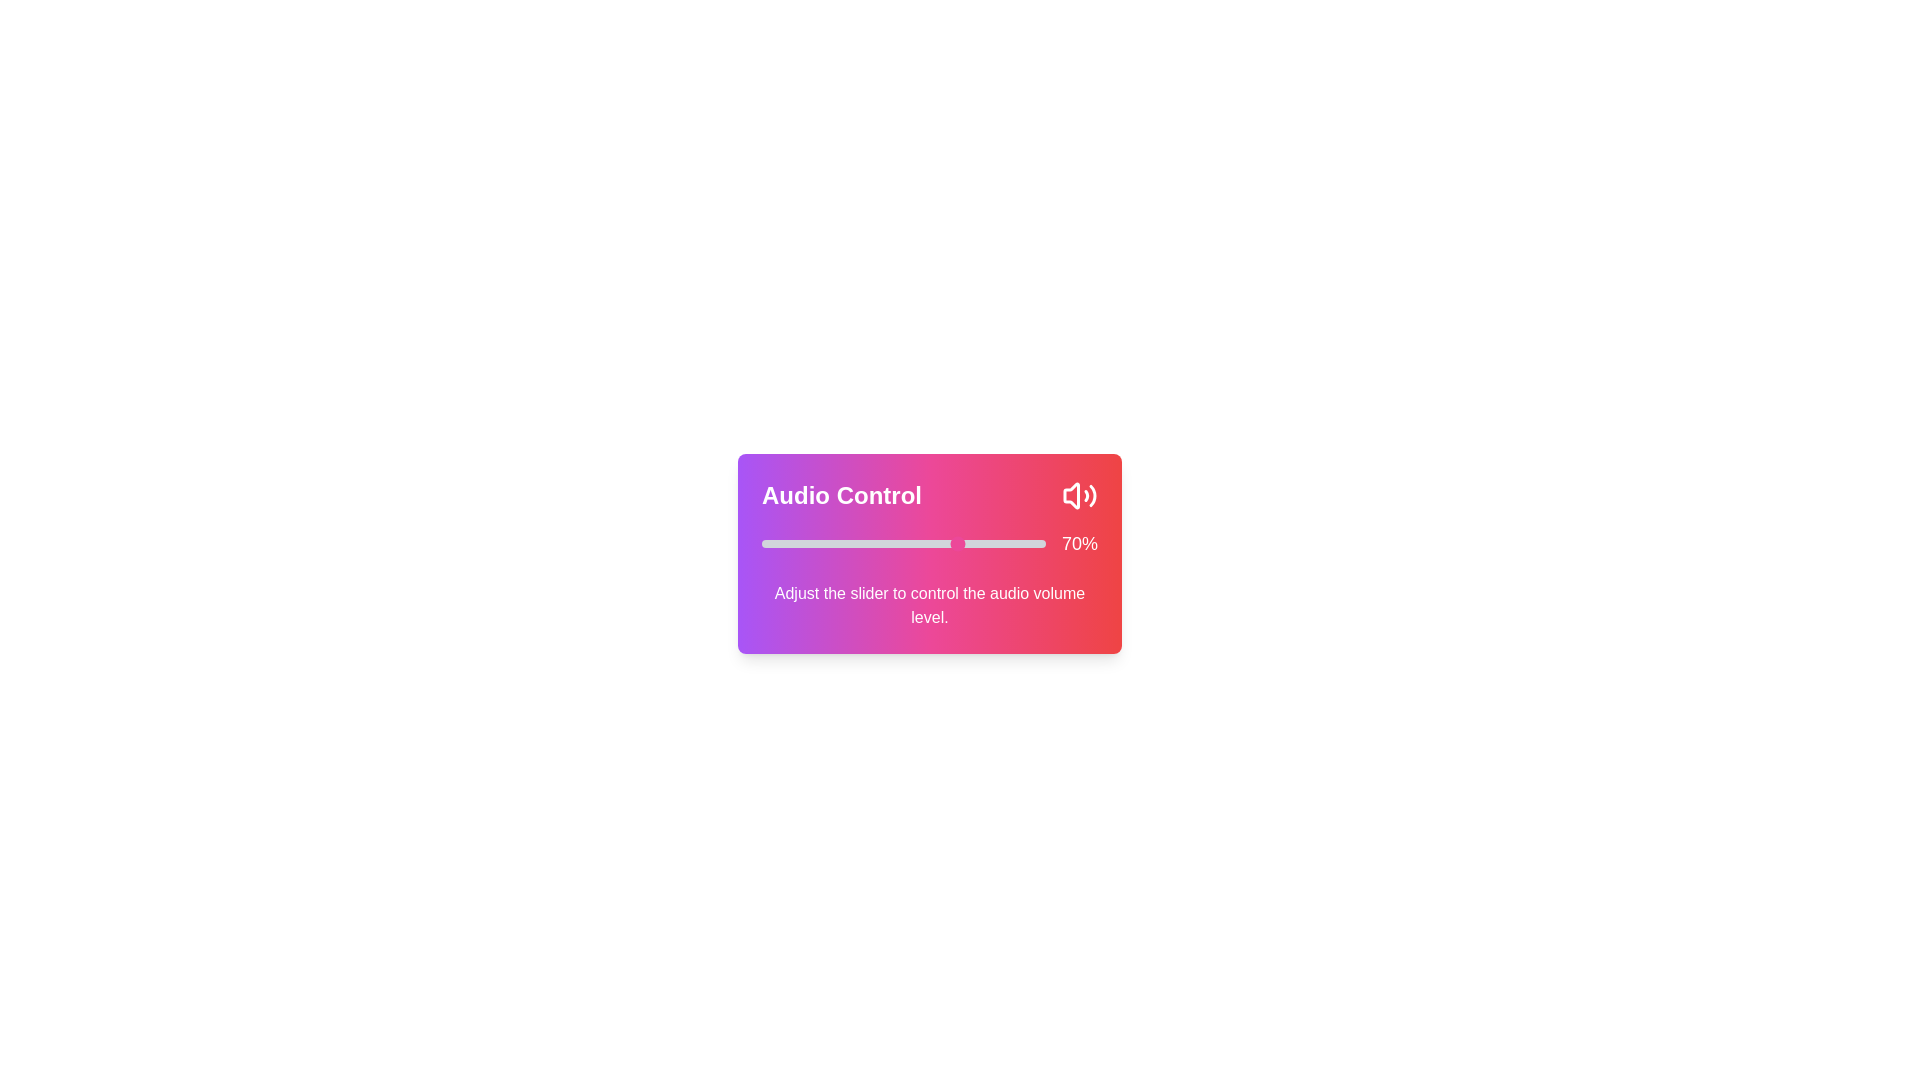 This screenshot has height=1080, width=1920. What do you see at coordinates (766, 543) in the screenshot?
I see `the volume slider to set the volume to 2%` at bounding box center [766, 543].